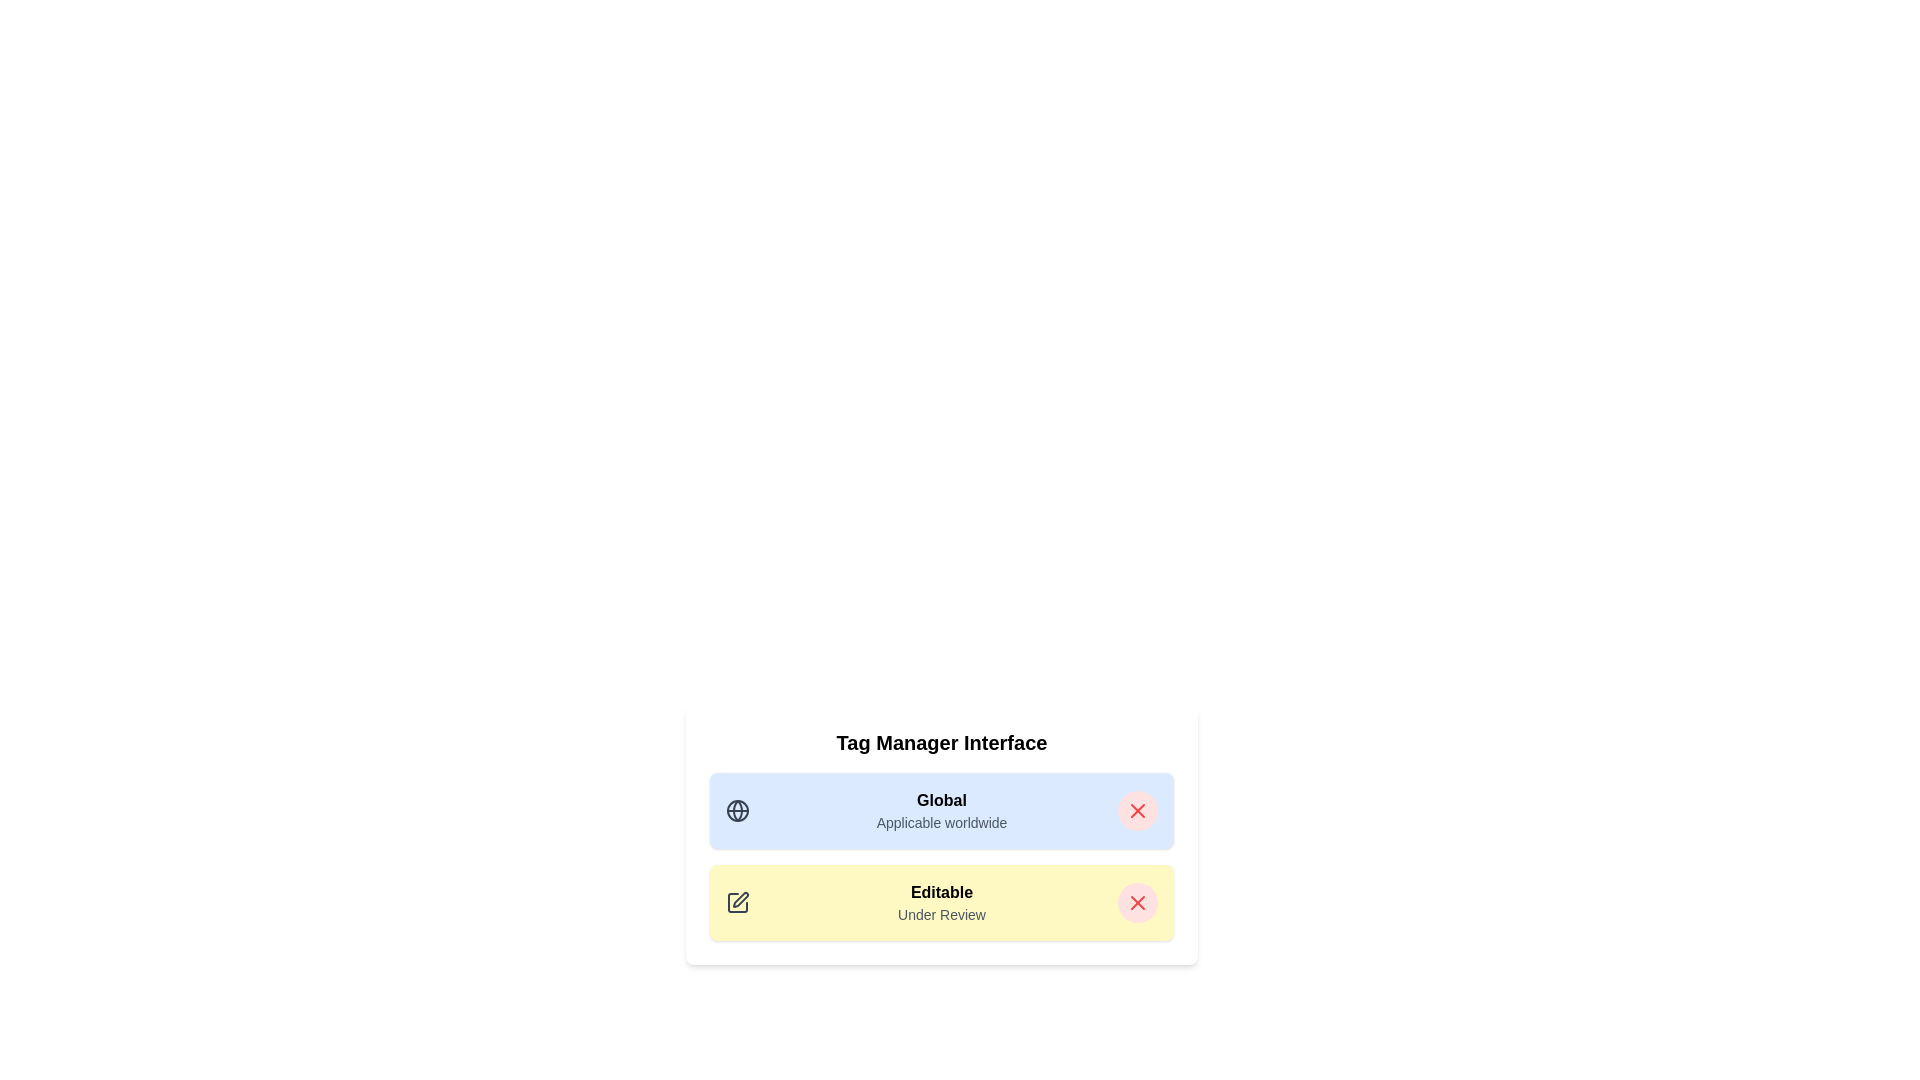 The height and width of the screenshot is (1080, 1920). What do you see at coordinates (1137, 902) in the screenshot?
I see `delete button for the tag labeled Editable` at bounding box center [1137, 902].